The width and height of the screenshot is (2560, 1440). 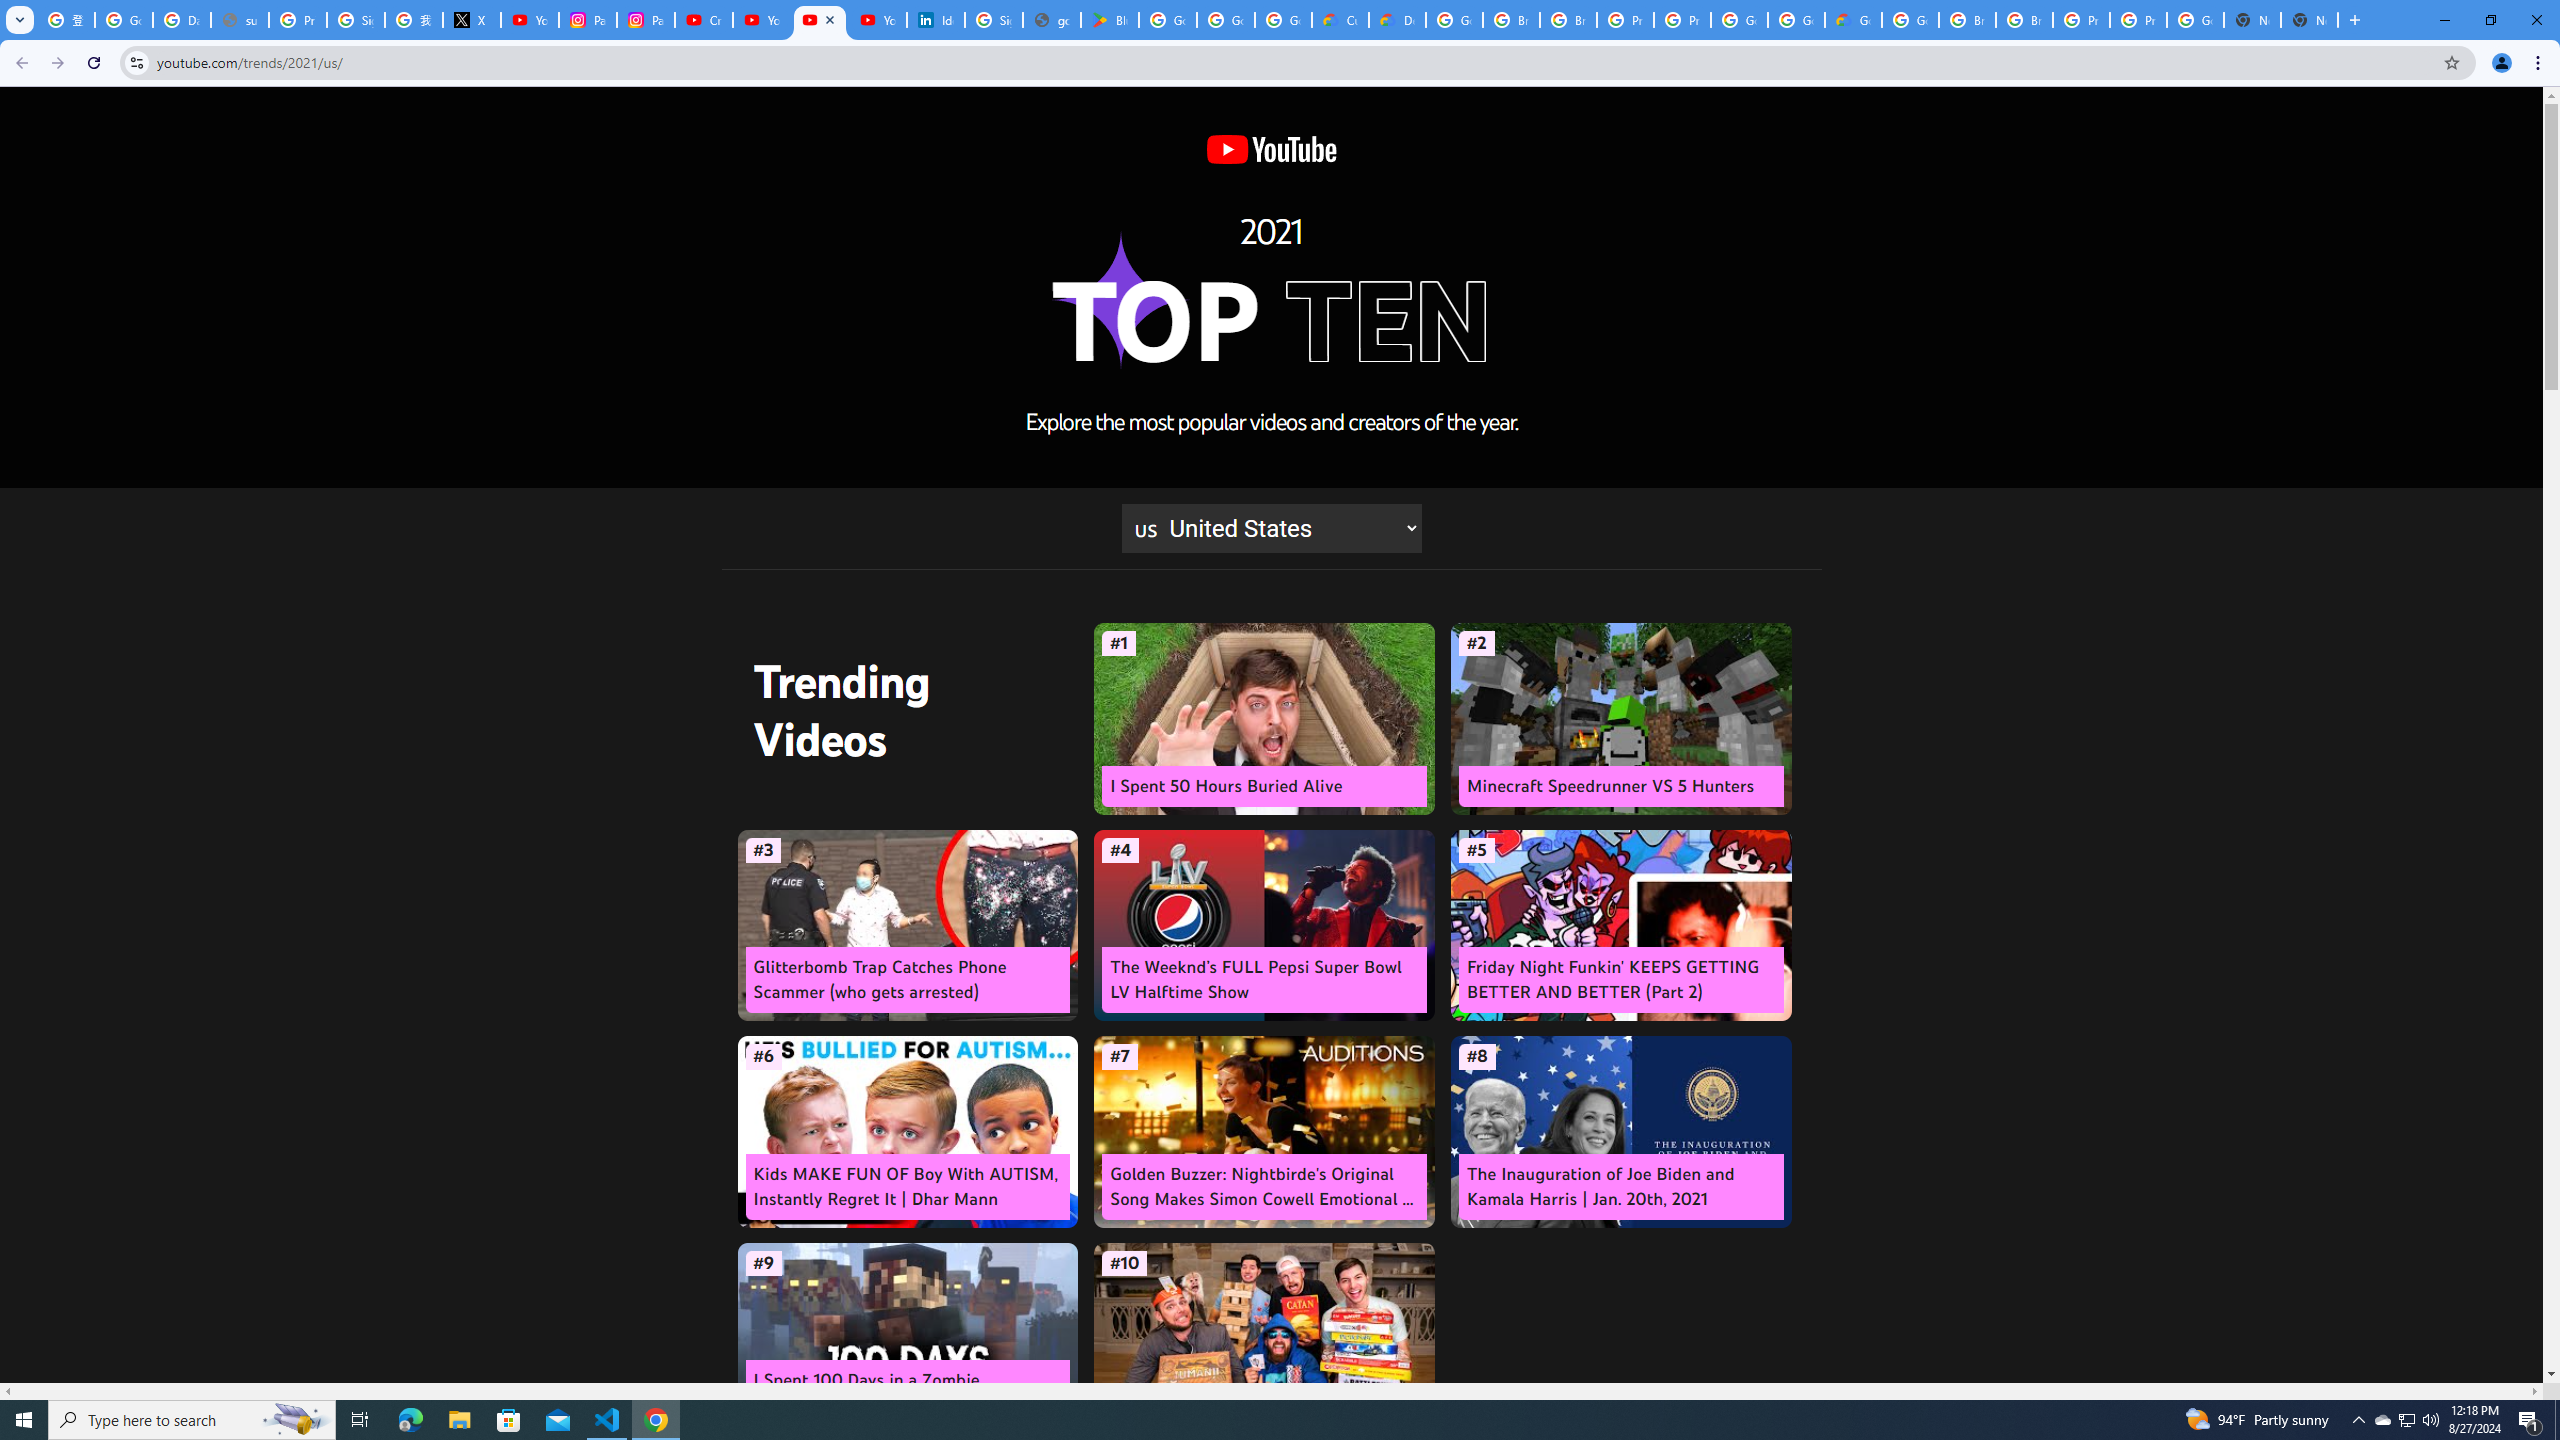 What do you see at coordinates (240, 19) in the screenshot?
I see `'support.google.com - Network error'` at bounding box center [240, 19].